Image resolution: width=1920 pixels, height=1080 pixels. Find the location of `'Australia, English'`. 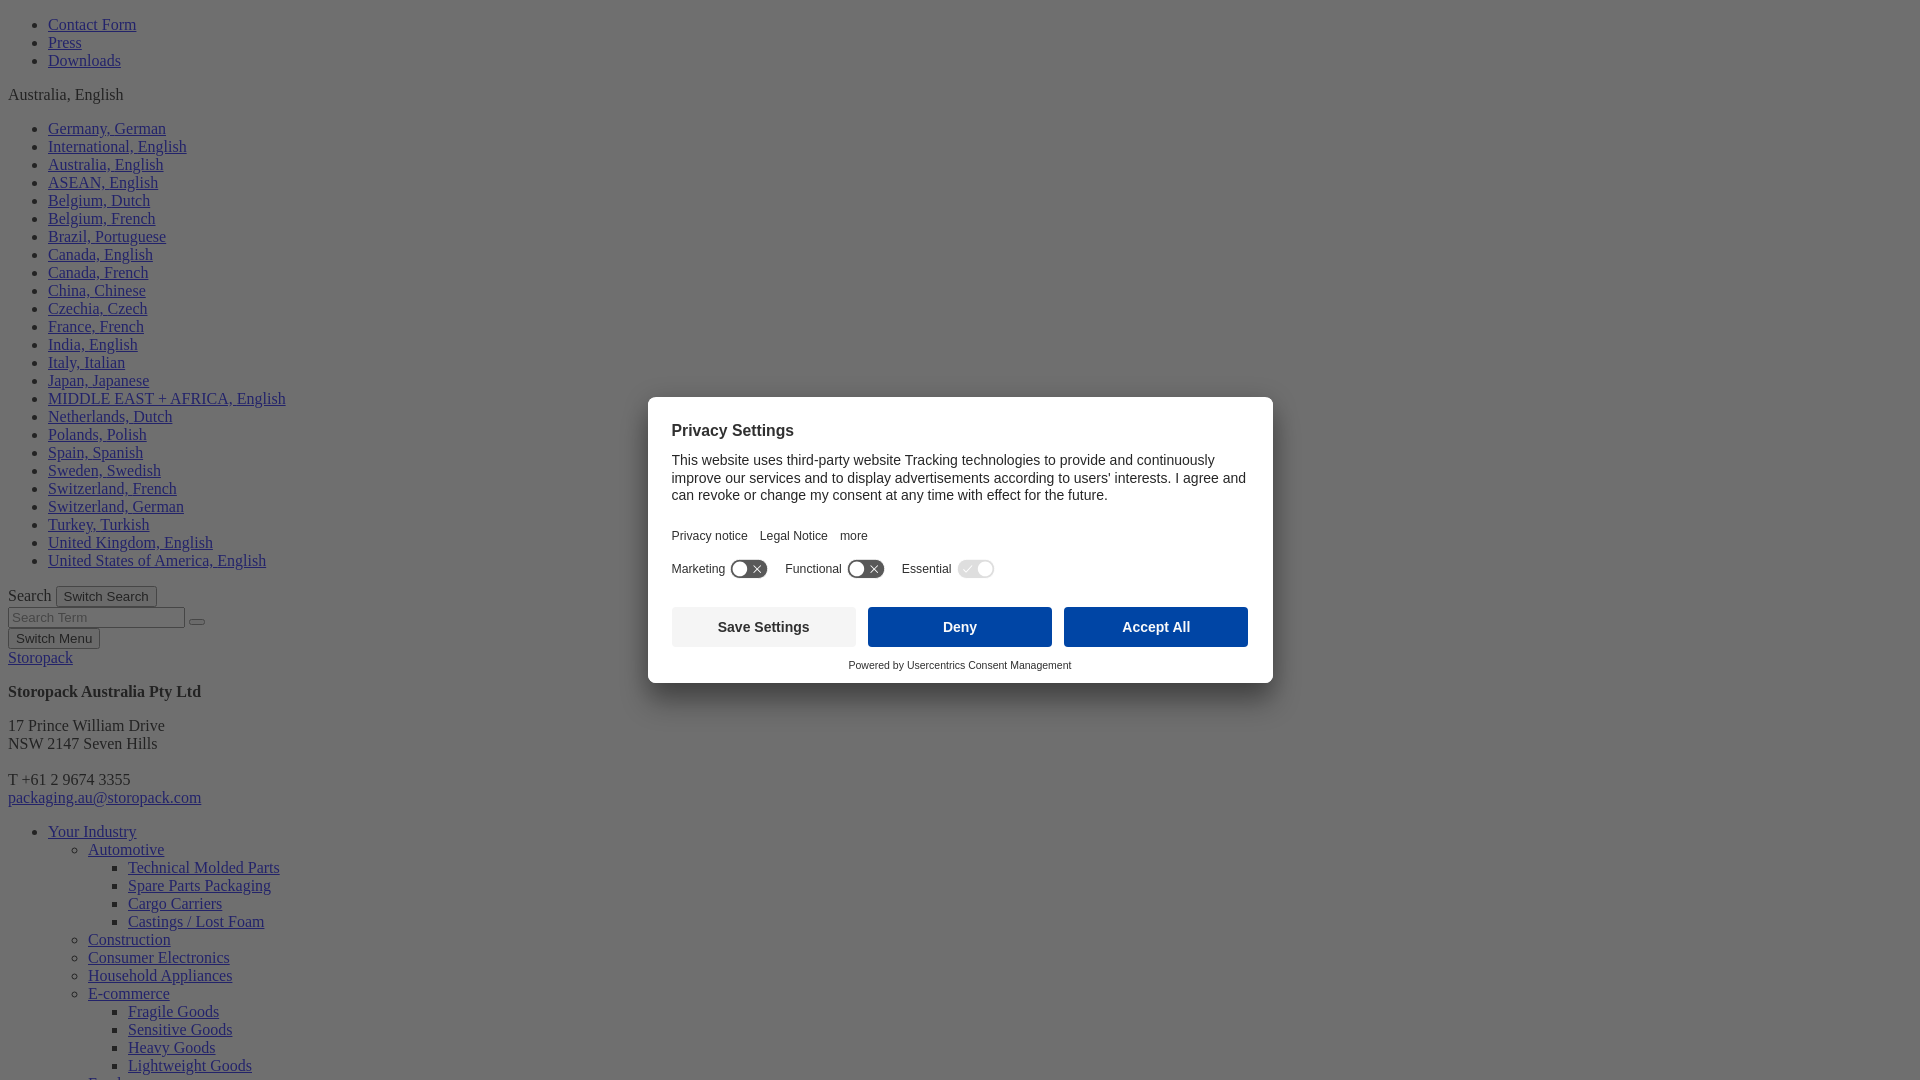

'Australia, English' is located at coordinates (48, 163).